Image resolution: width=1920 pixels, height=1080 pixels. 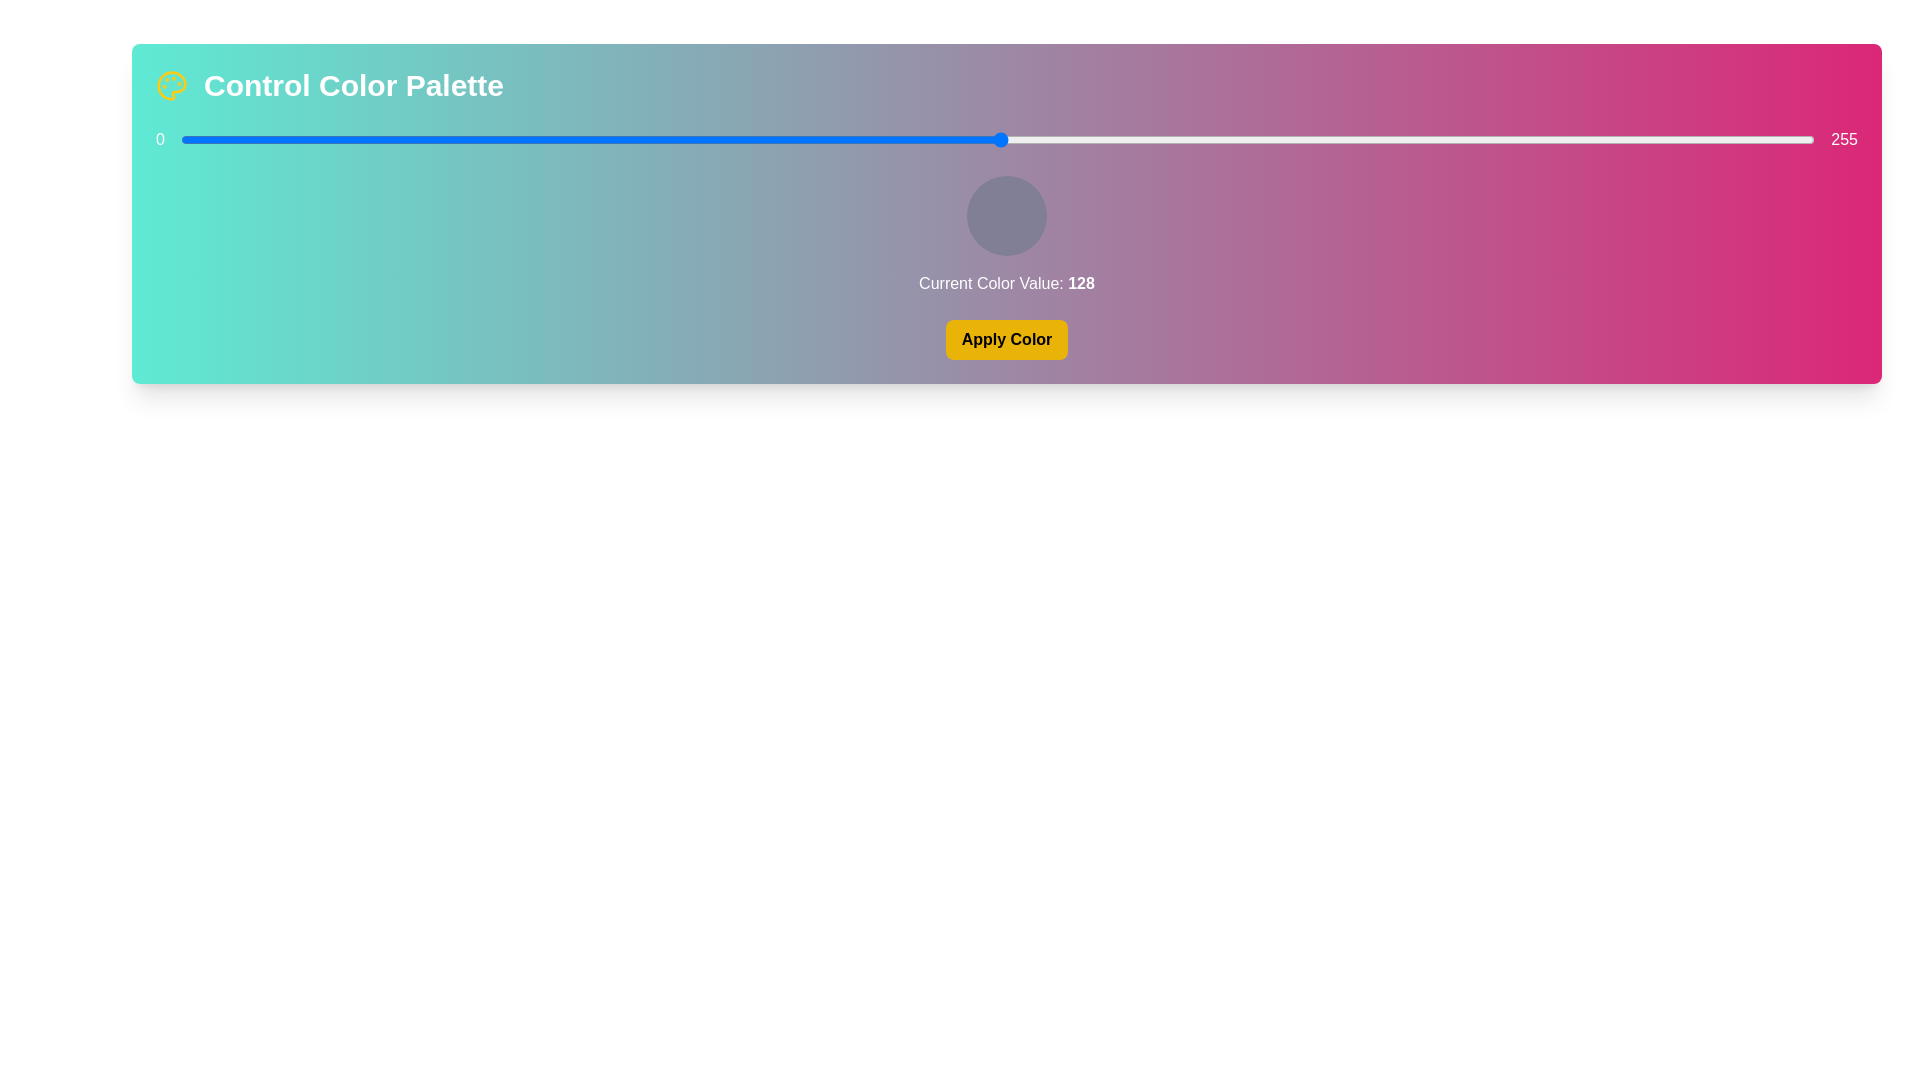 What do you see at coordinates (687, 138) in the screenshot?
I see `the color slider to set the color value to 79` at bounding box center [687, 138].